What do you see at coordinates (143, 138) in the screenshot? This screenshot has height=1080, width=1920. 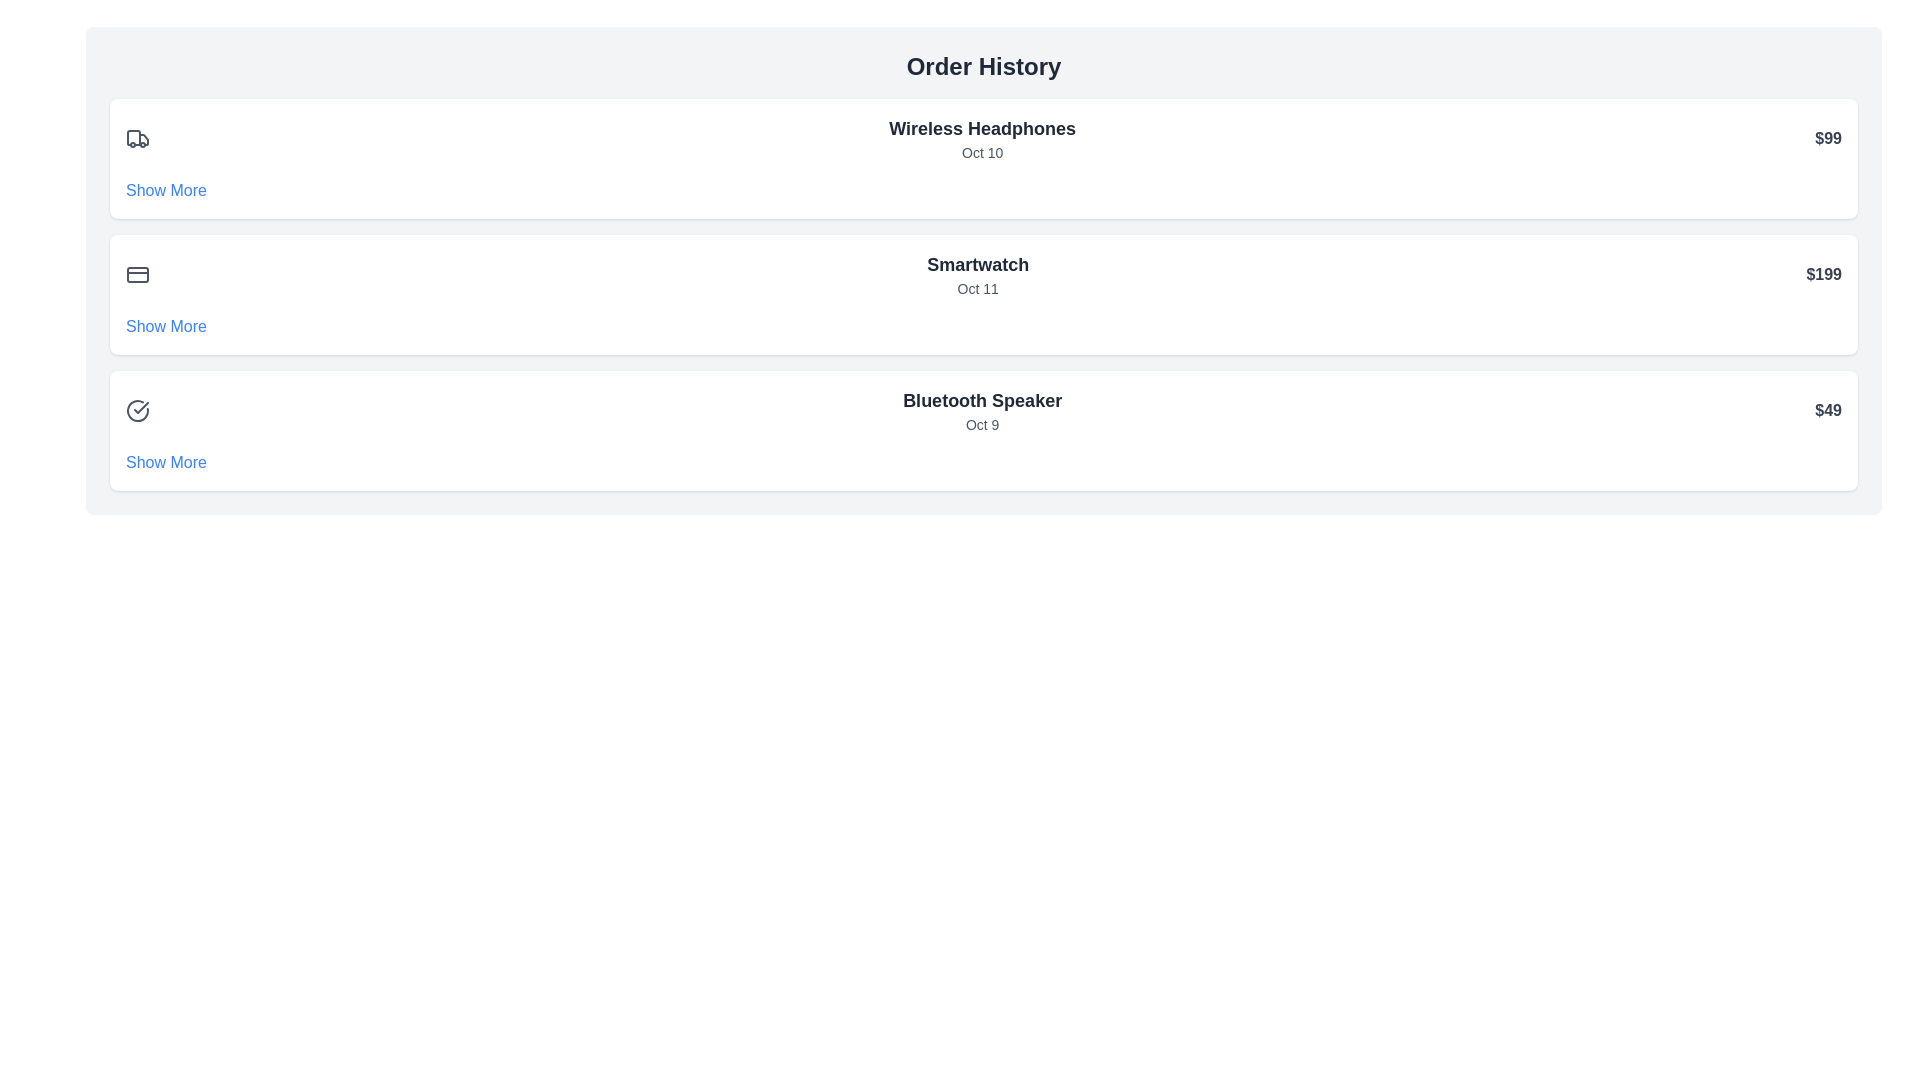 I see `the truck rear section icon located in the top-left corner of the first card in the 'Order History' list` at bounding box center [143, 138].